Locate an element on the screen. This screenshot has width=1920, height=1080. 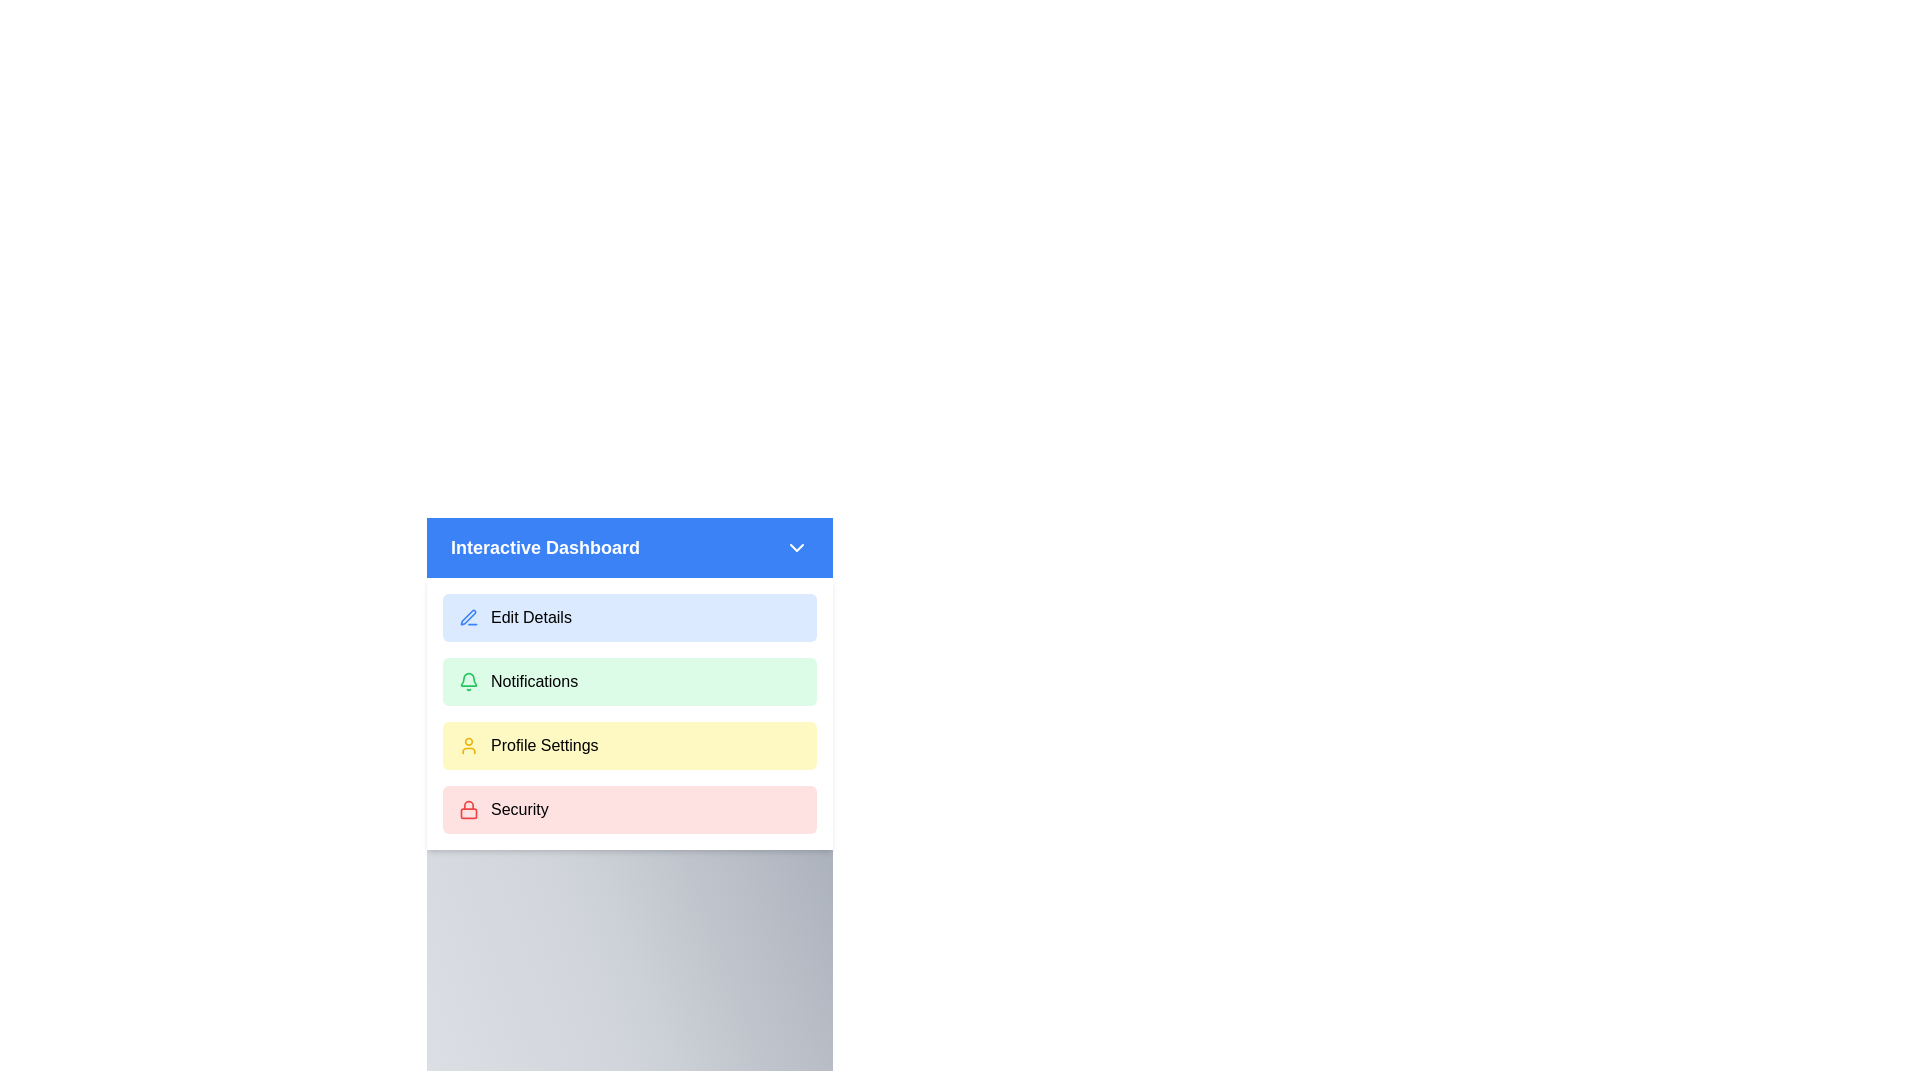
the header of the menu to toggle its visibility is located at coordinates (628, 547).